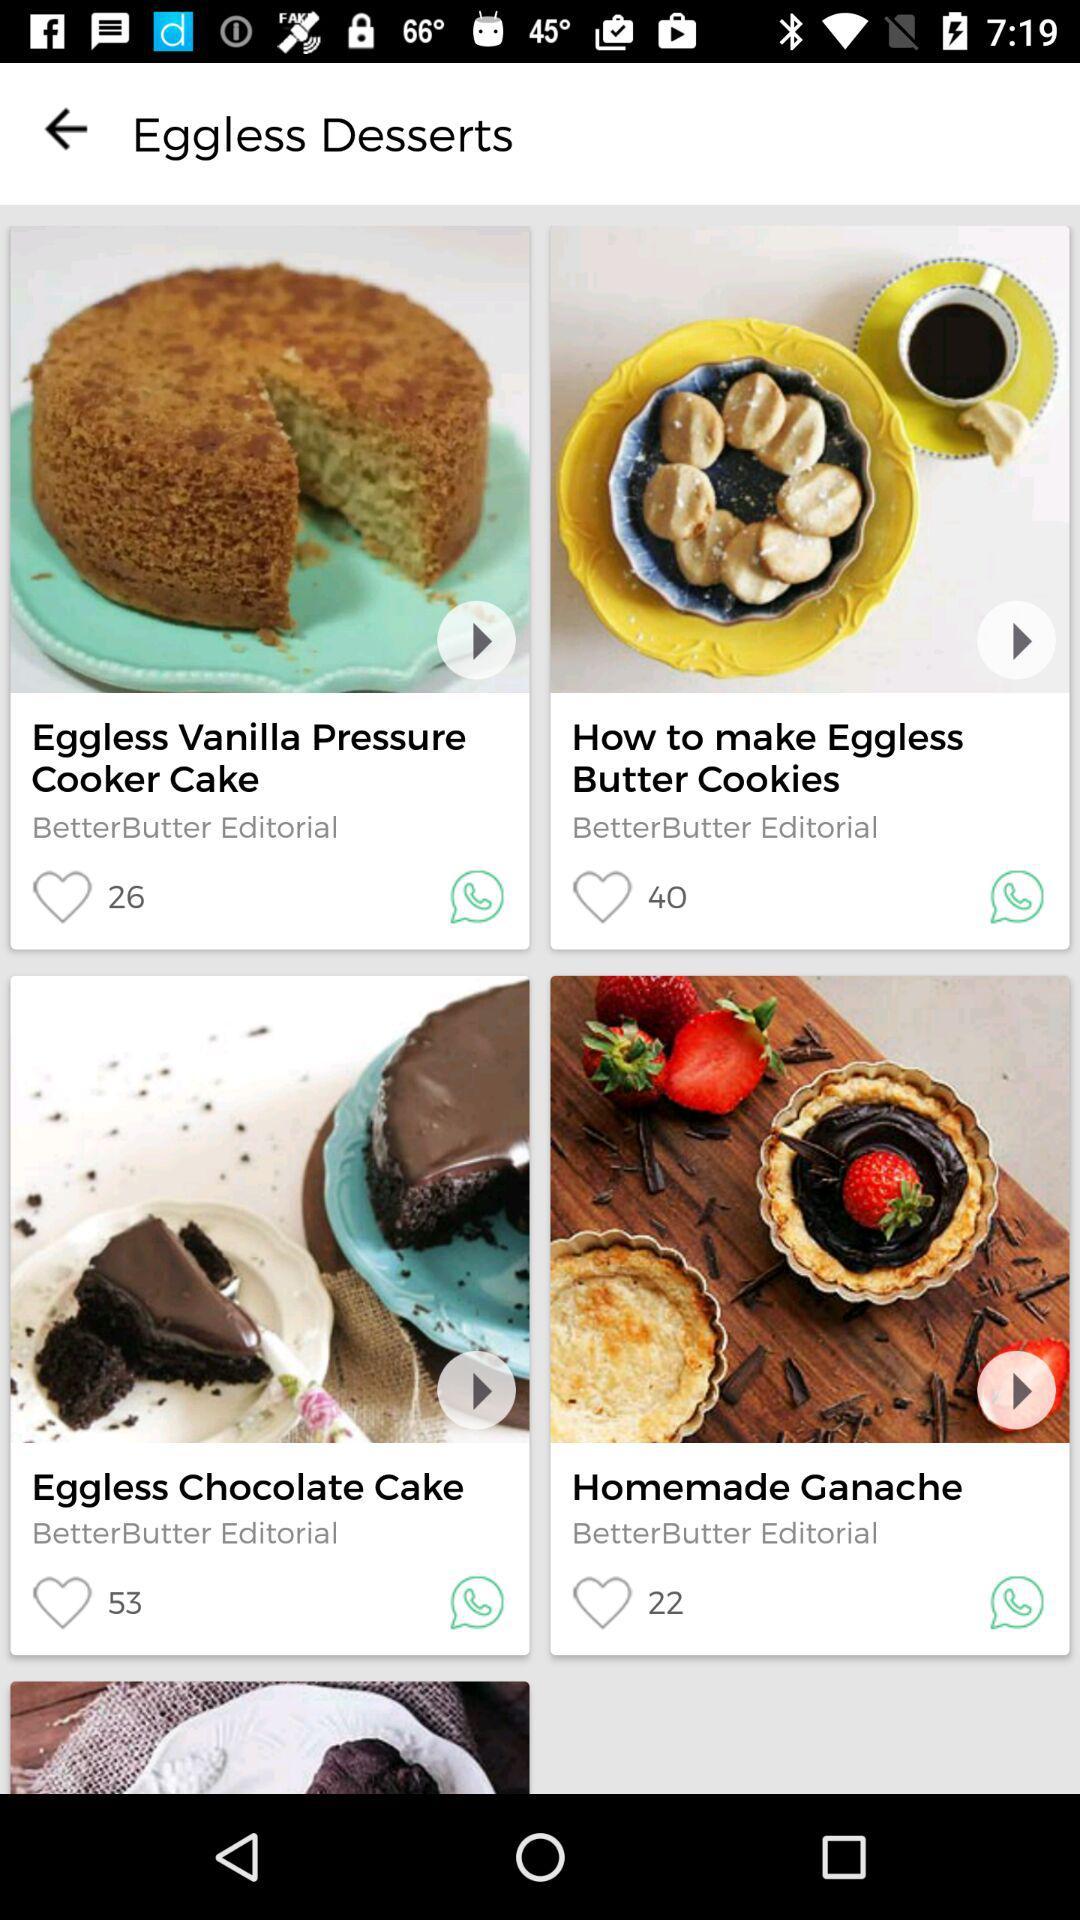 This screenshot has width=1080, height=1920. Describe the element at coordinates (626, 1602) in the screenshot. I see `22 icon` at that location.